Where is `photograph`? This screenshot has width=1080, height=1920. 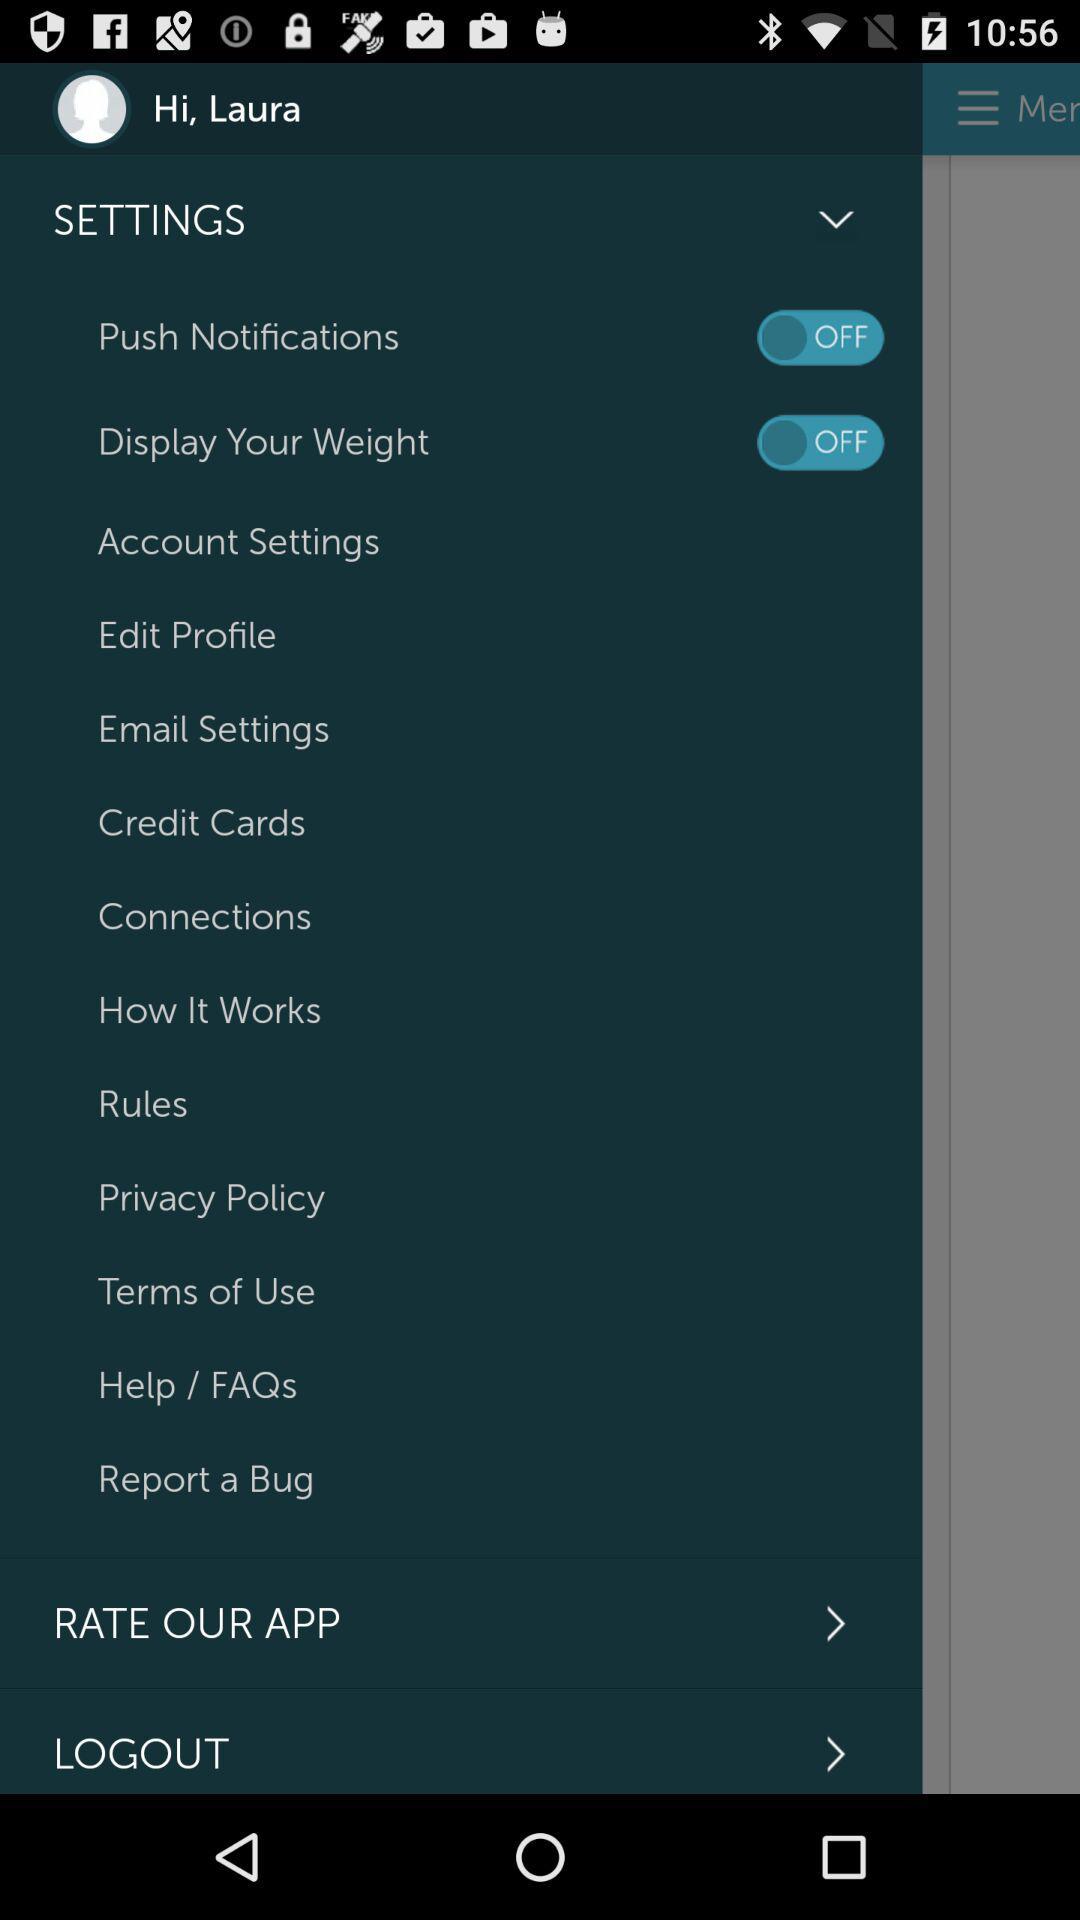 photograph is located at coordinates (1001, 974).